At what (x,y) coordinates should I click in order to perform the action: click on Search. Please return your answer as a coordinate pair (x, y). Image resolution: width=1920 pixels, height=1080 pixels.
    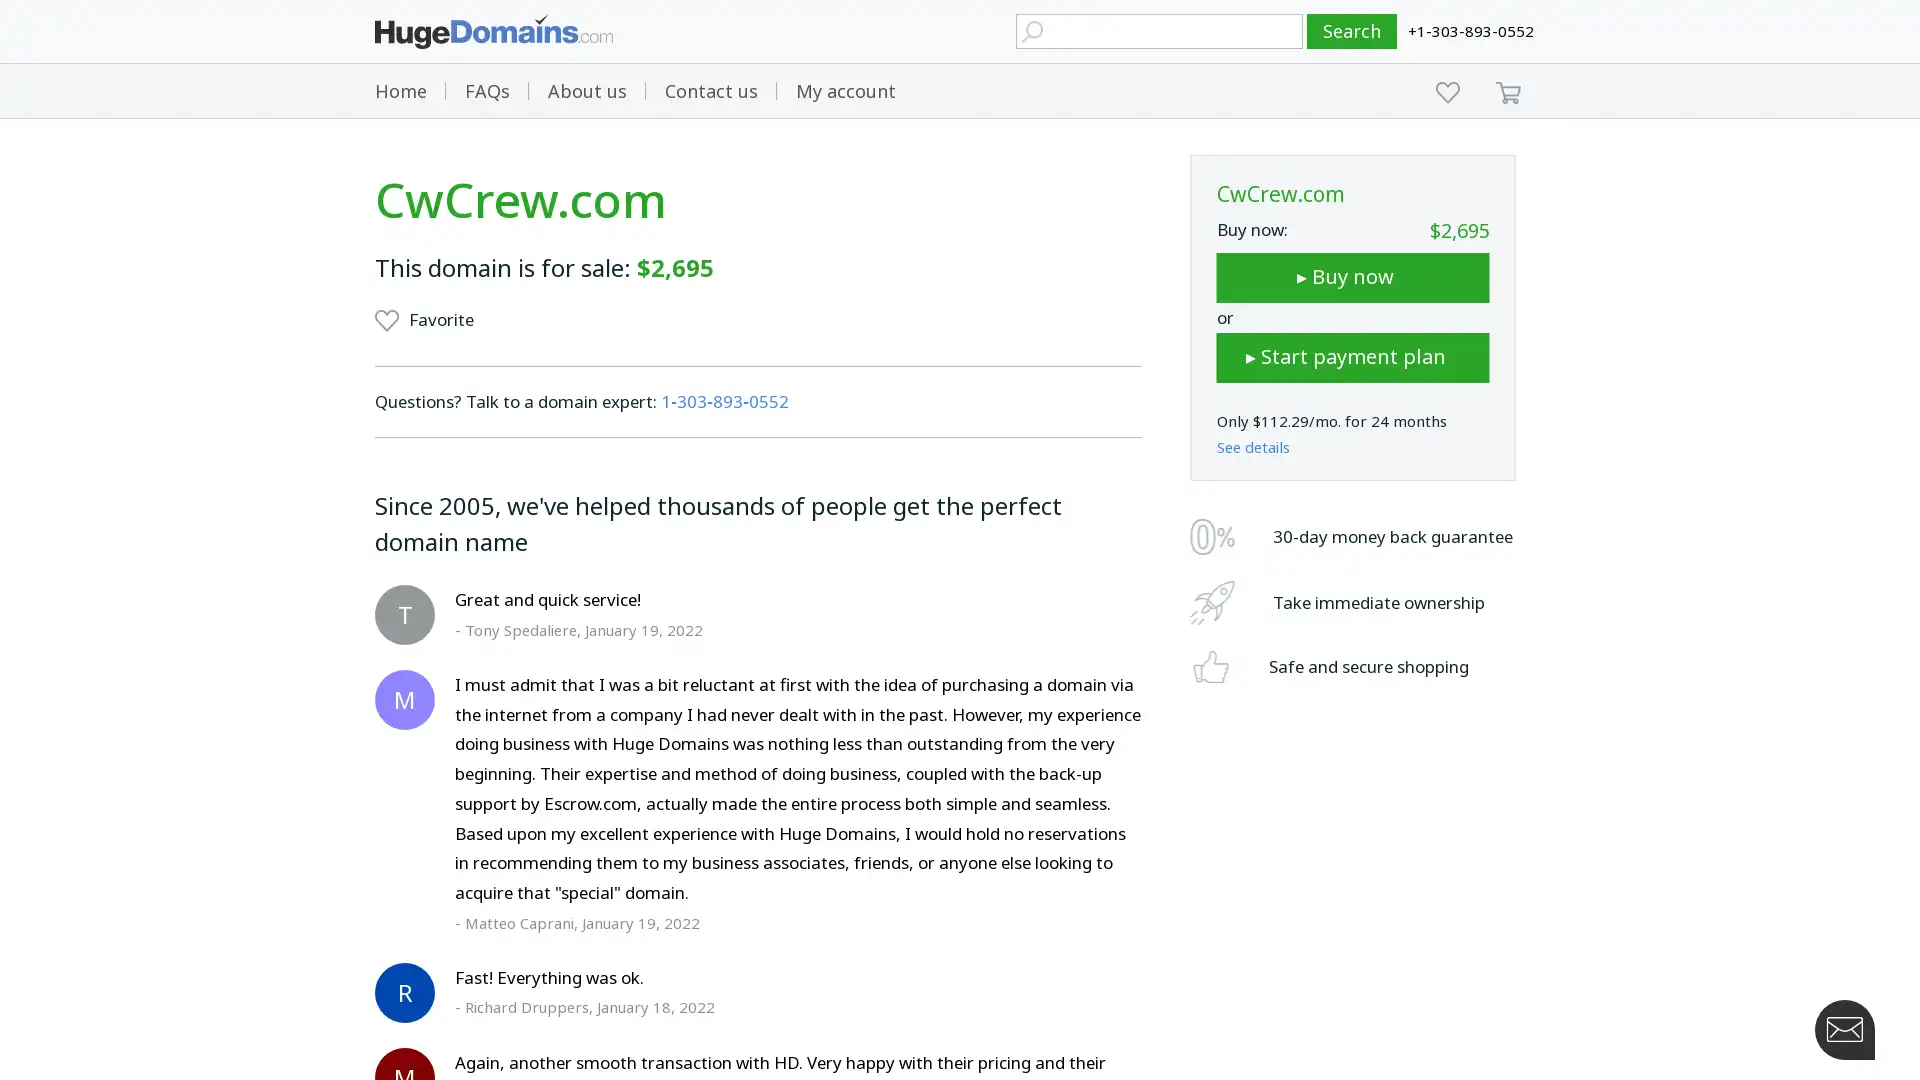
    Looking at the image, I should click on (1352, 31).